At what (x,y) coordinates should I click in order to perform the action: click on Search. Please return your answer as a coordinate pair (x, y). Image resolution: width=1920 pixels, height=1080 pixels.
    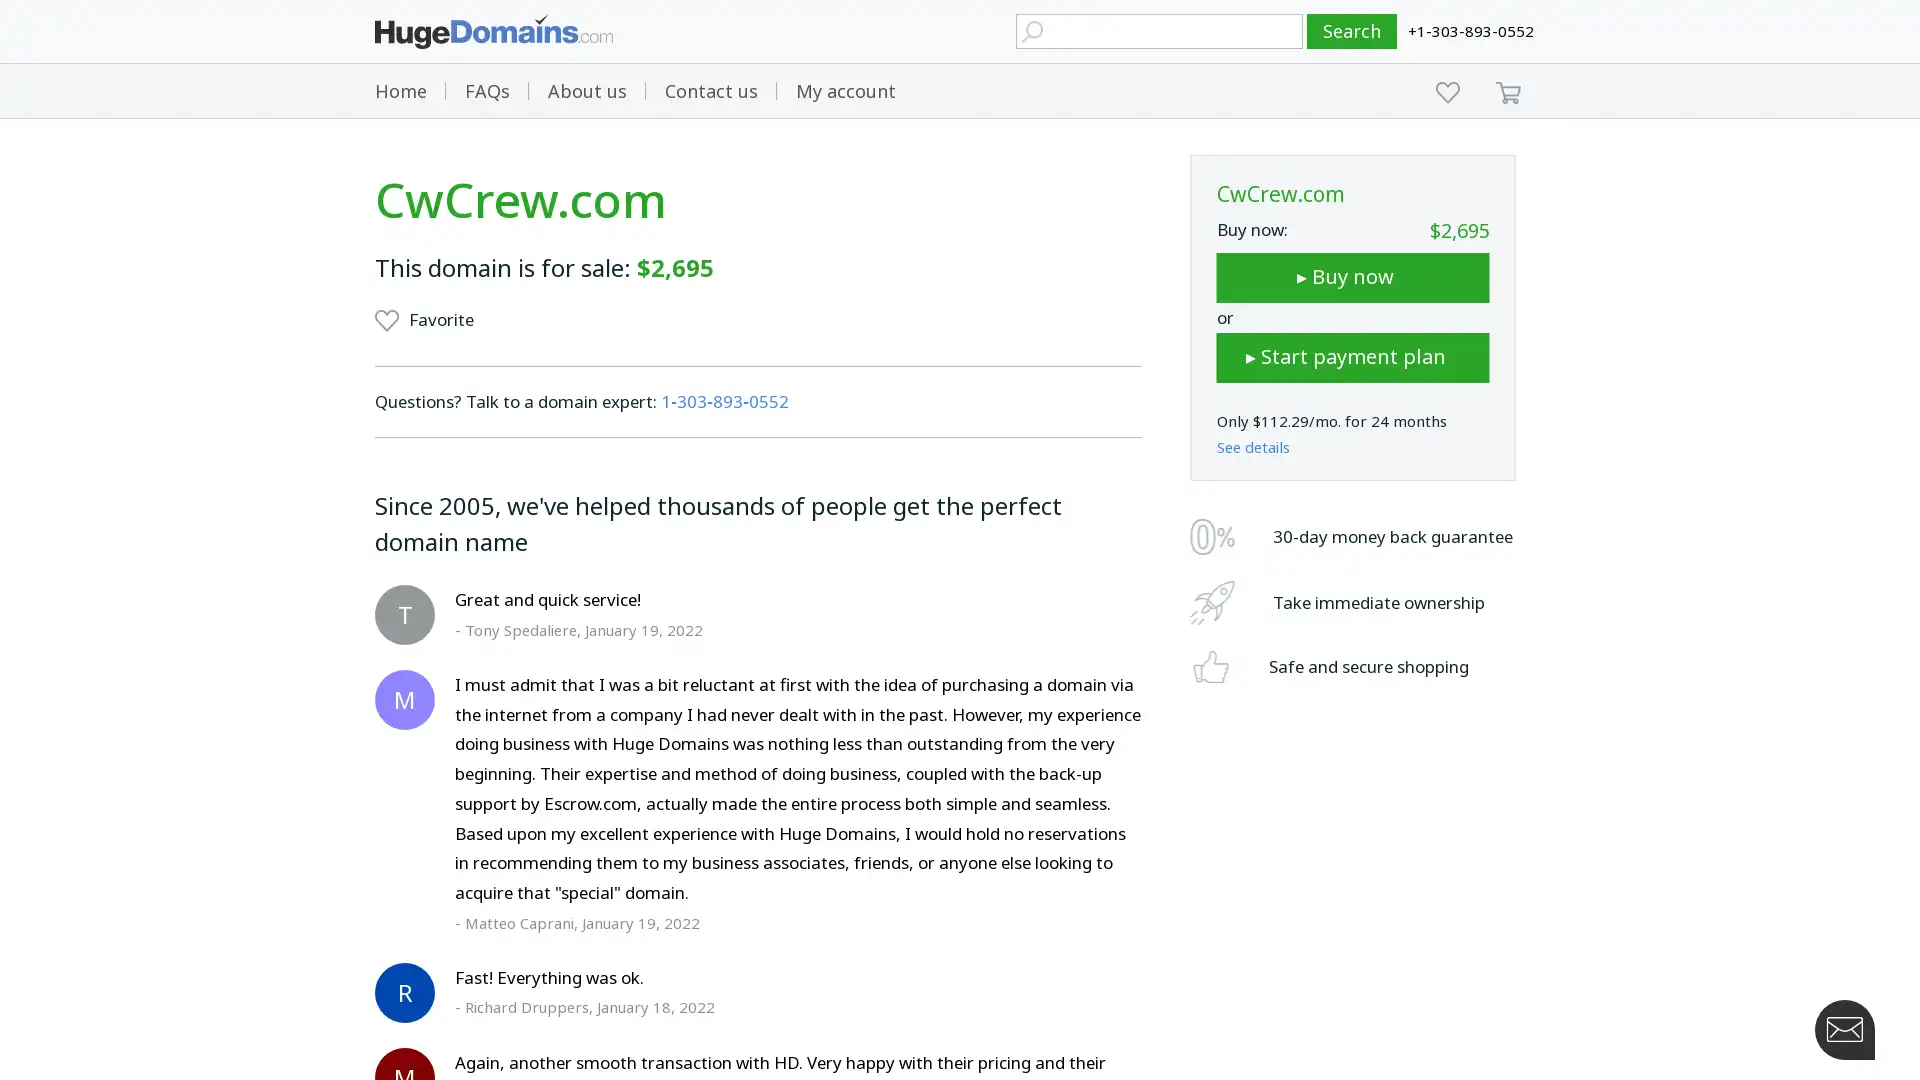
    Looking at the image, I should click on (1352, 31).